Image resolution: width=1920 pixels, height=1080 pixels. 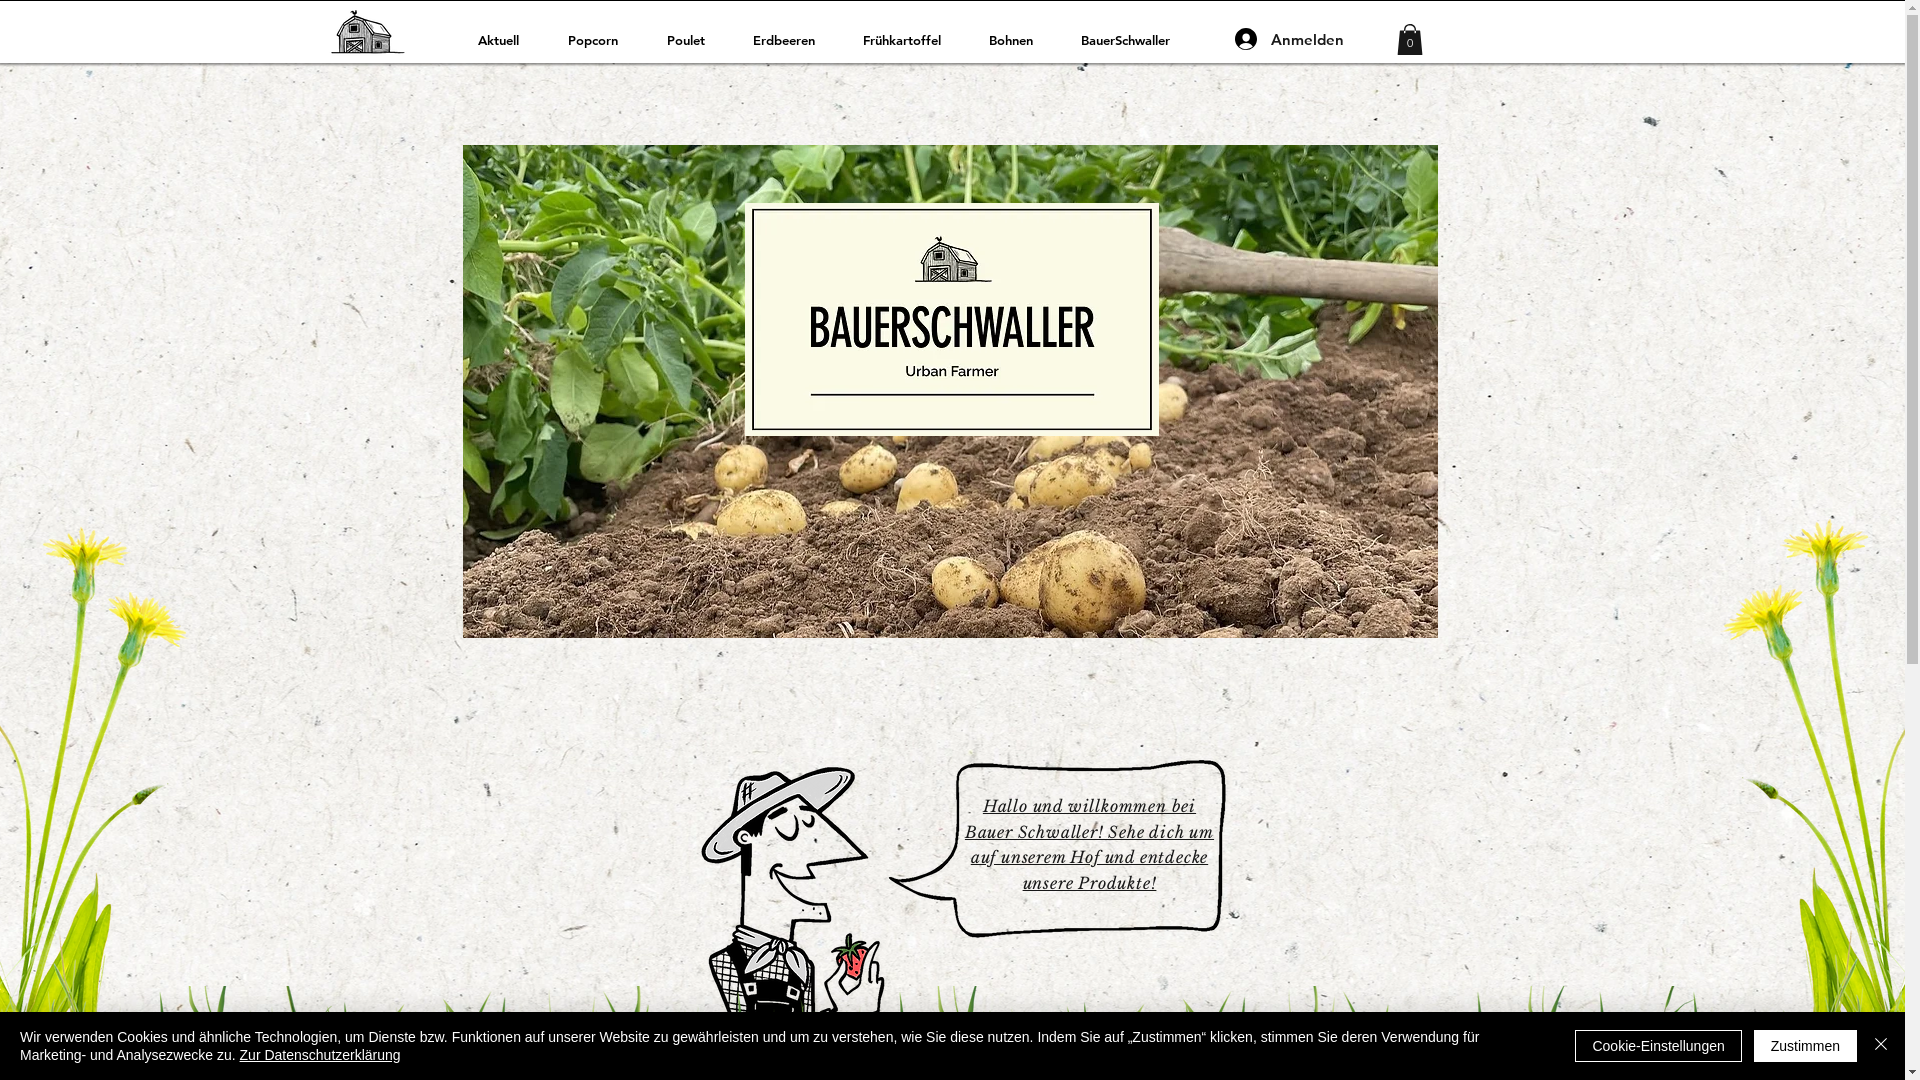 What do you see at coordinates (1657, 1044) in the screenshot?
I see `'Cookie-Einstellungen'` at bounding box center [1657, 1044].